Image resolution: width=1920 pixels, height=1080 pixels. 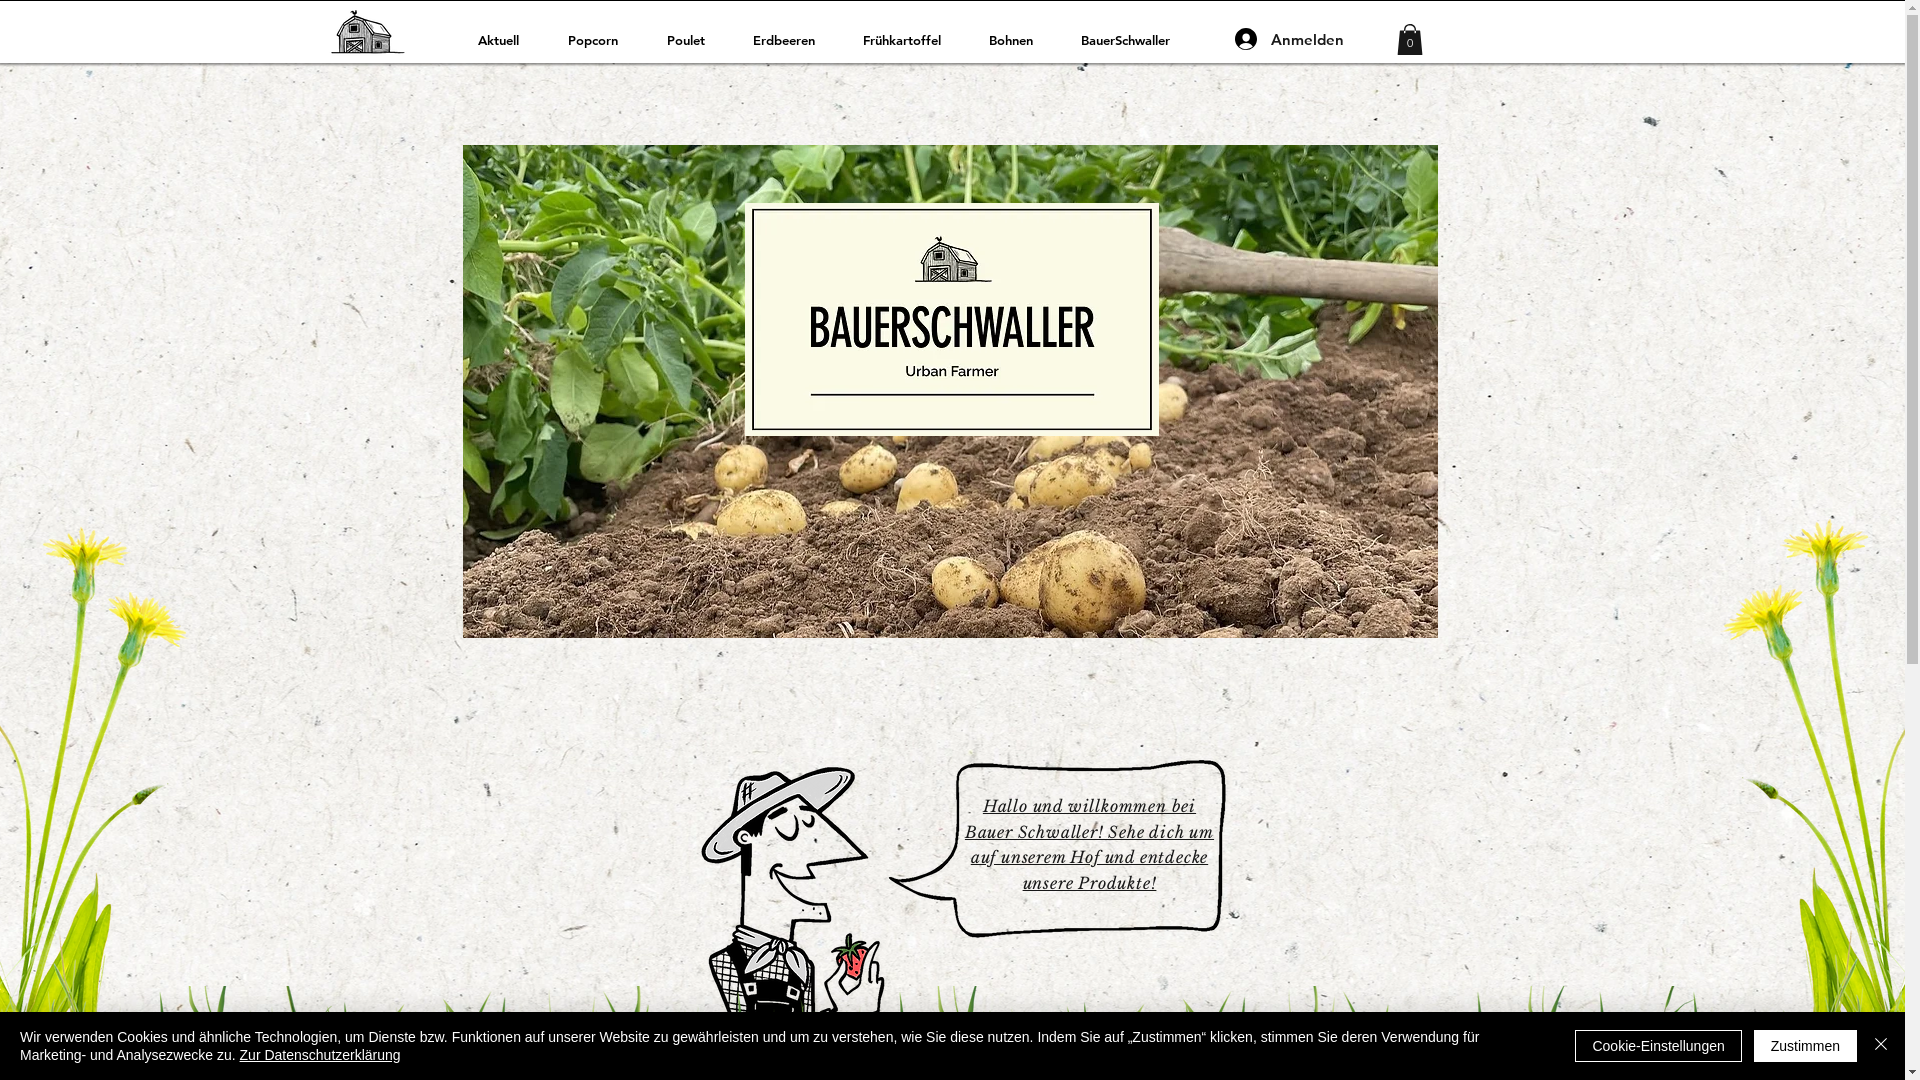 What do you see at coordinates (1657, 1044) in the screenshot?
I see `'Cookie-Einstellungen'` at bounding box center [1657, 1044].